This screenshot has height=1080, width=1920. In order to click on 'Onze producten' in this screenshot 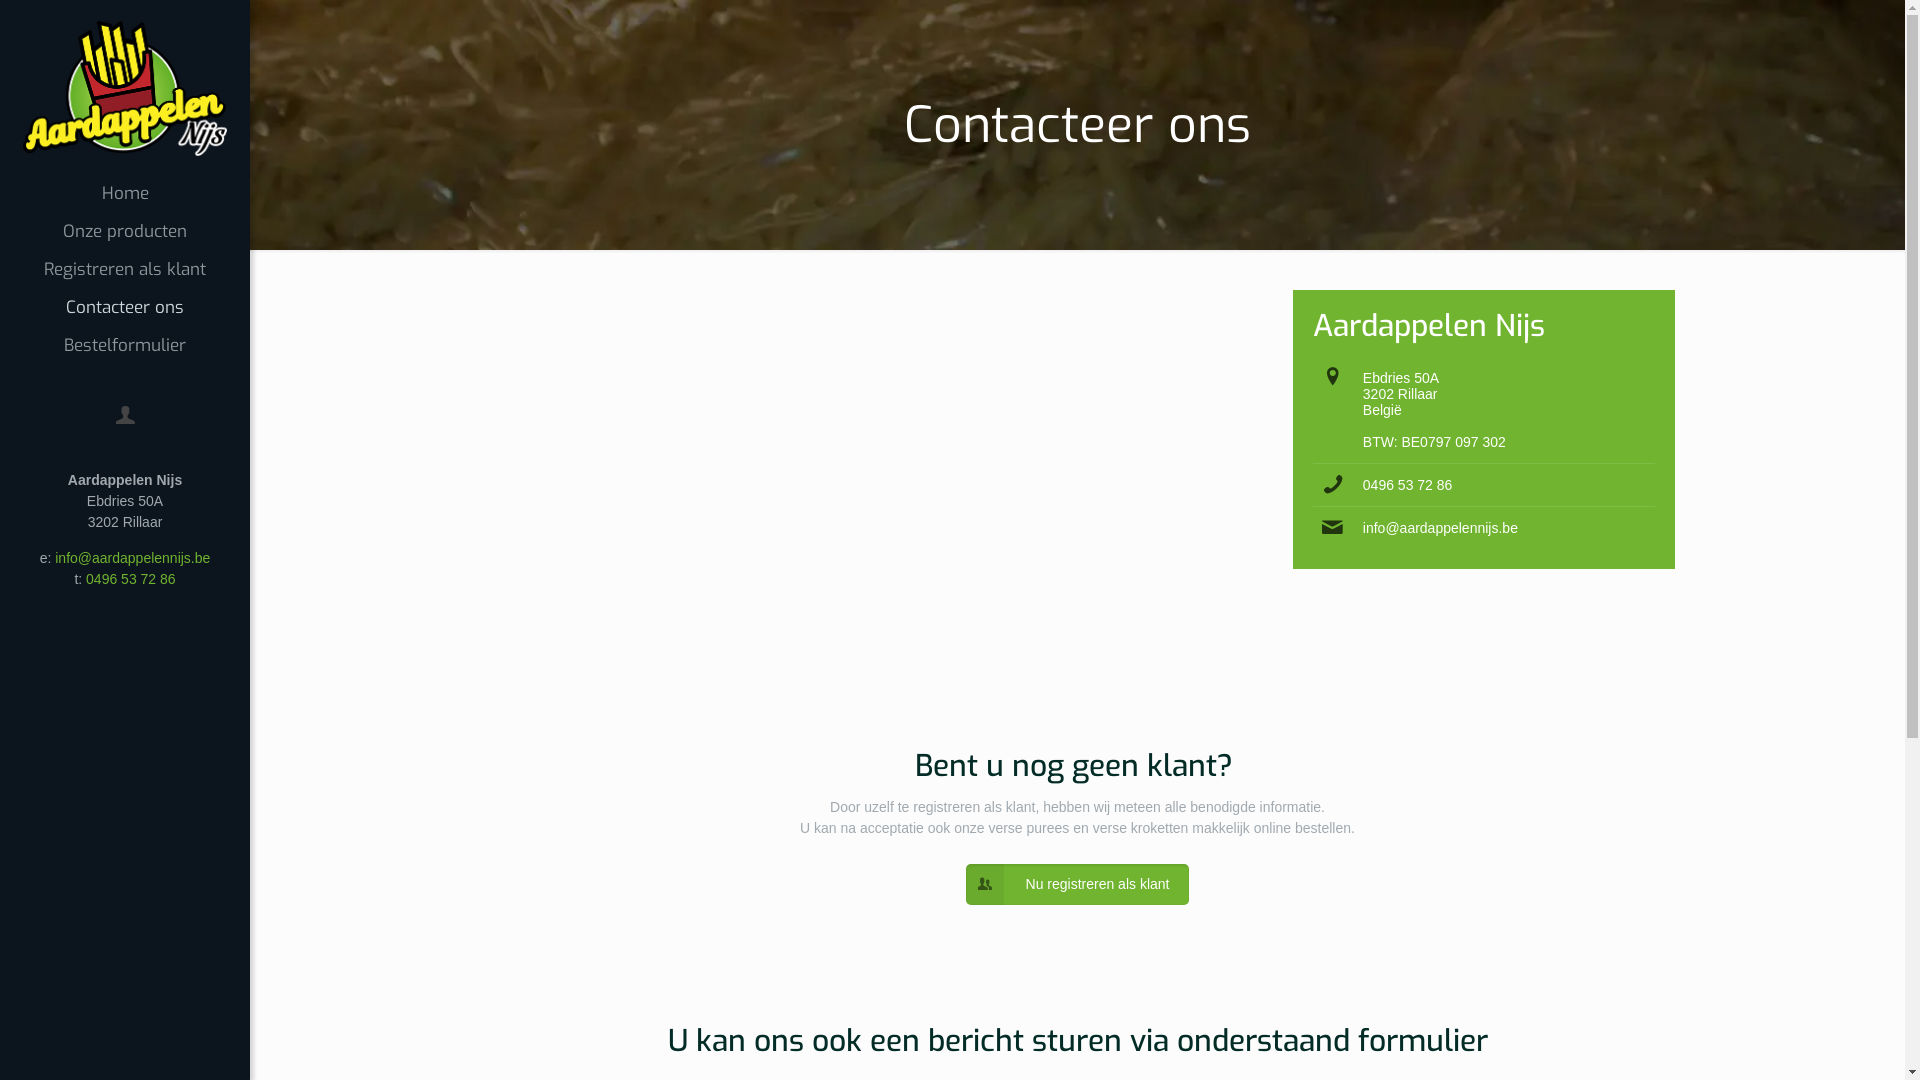, I will do `click(123, 230)`.